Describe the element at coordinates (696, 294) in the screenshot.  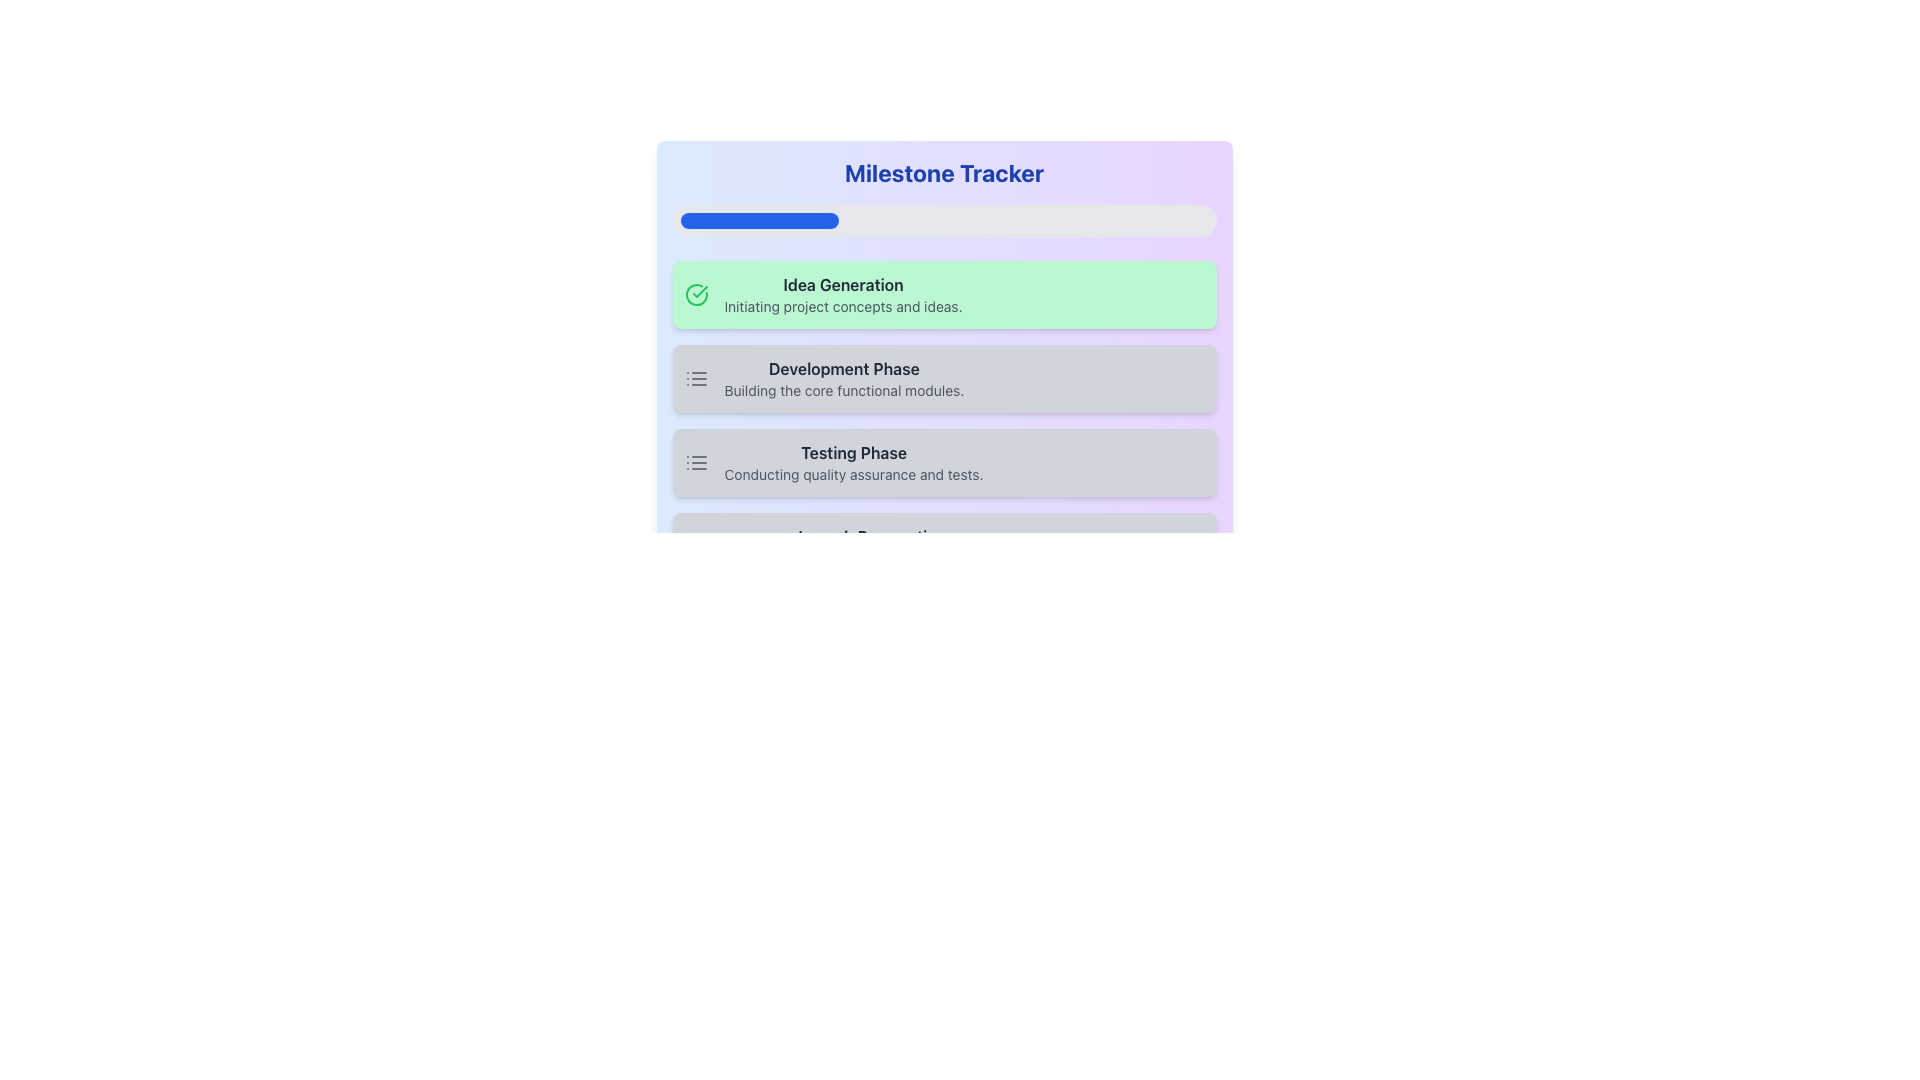
I see `the checkmark icon located within the green-shaded section labeled 'Idea Generation' in the progress tracker interface` at that location.